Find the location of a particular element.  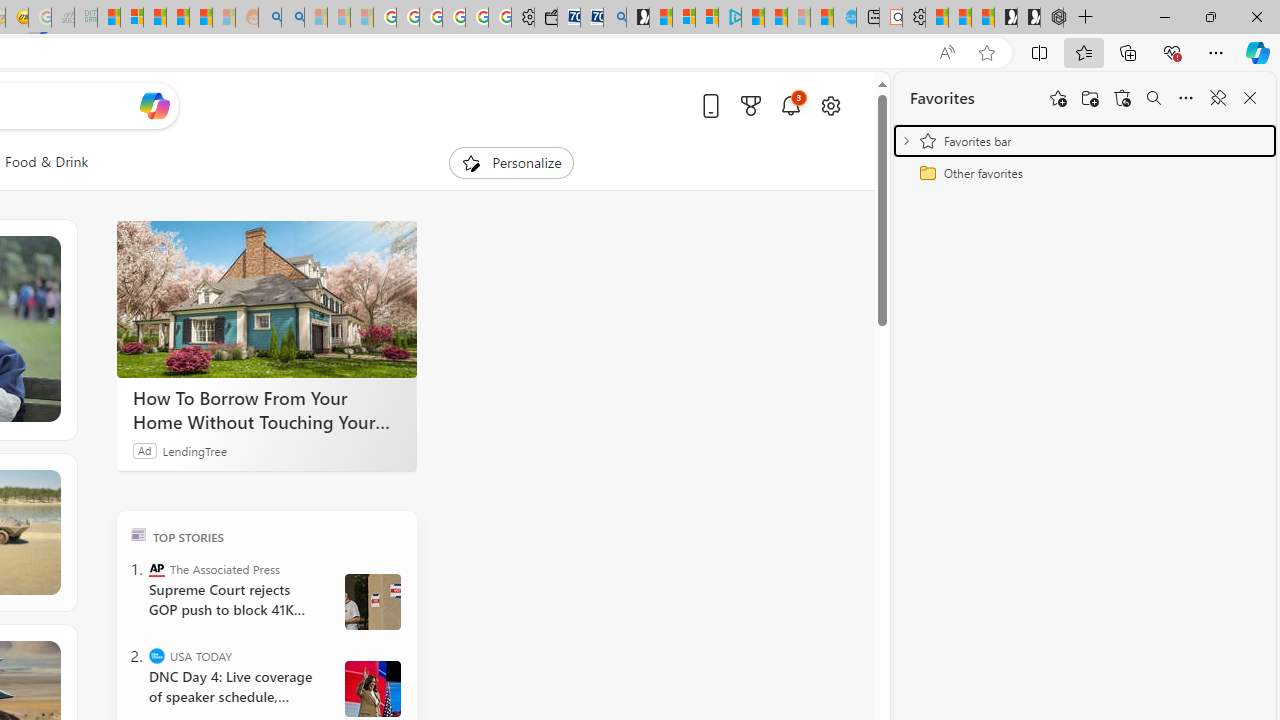

'Bing Real Estate - Home sales and rental listings' is located at coordinates (614, 17).